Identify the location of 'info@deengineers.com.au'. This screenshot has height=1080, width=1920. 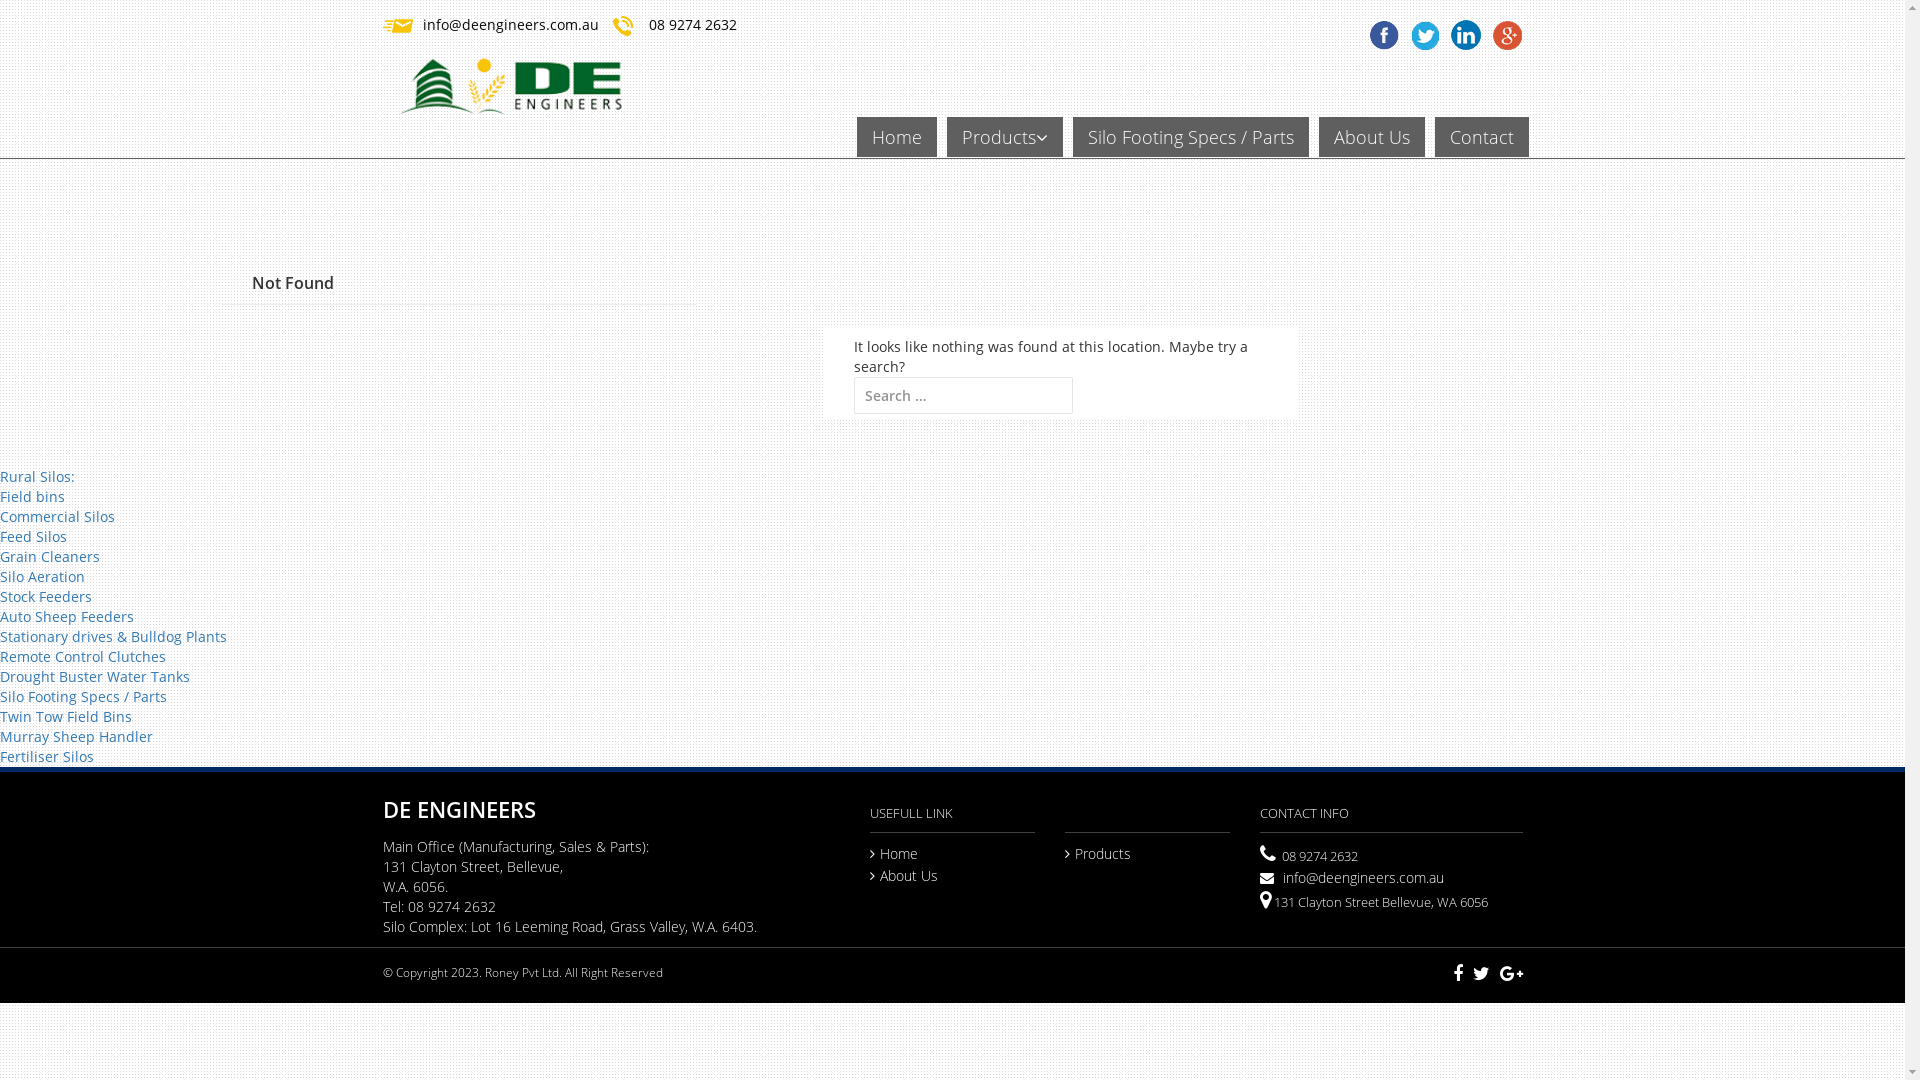
(509, 24).